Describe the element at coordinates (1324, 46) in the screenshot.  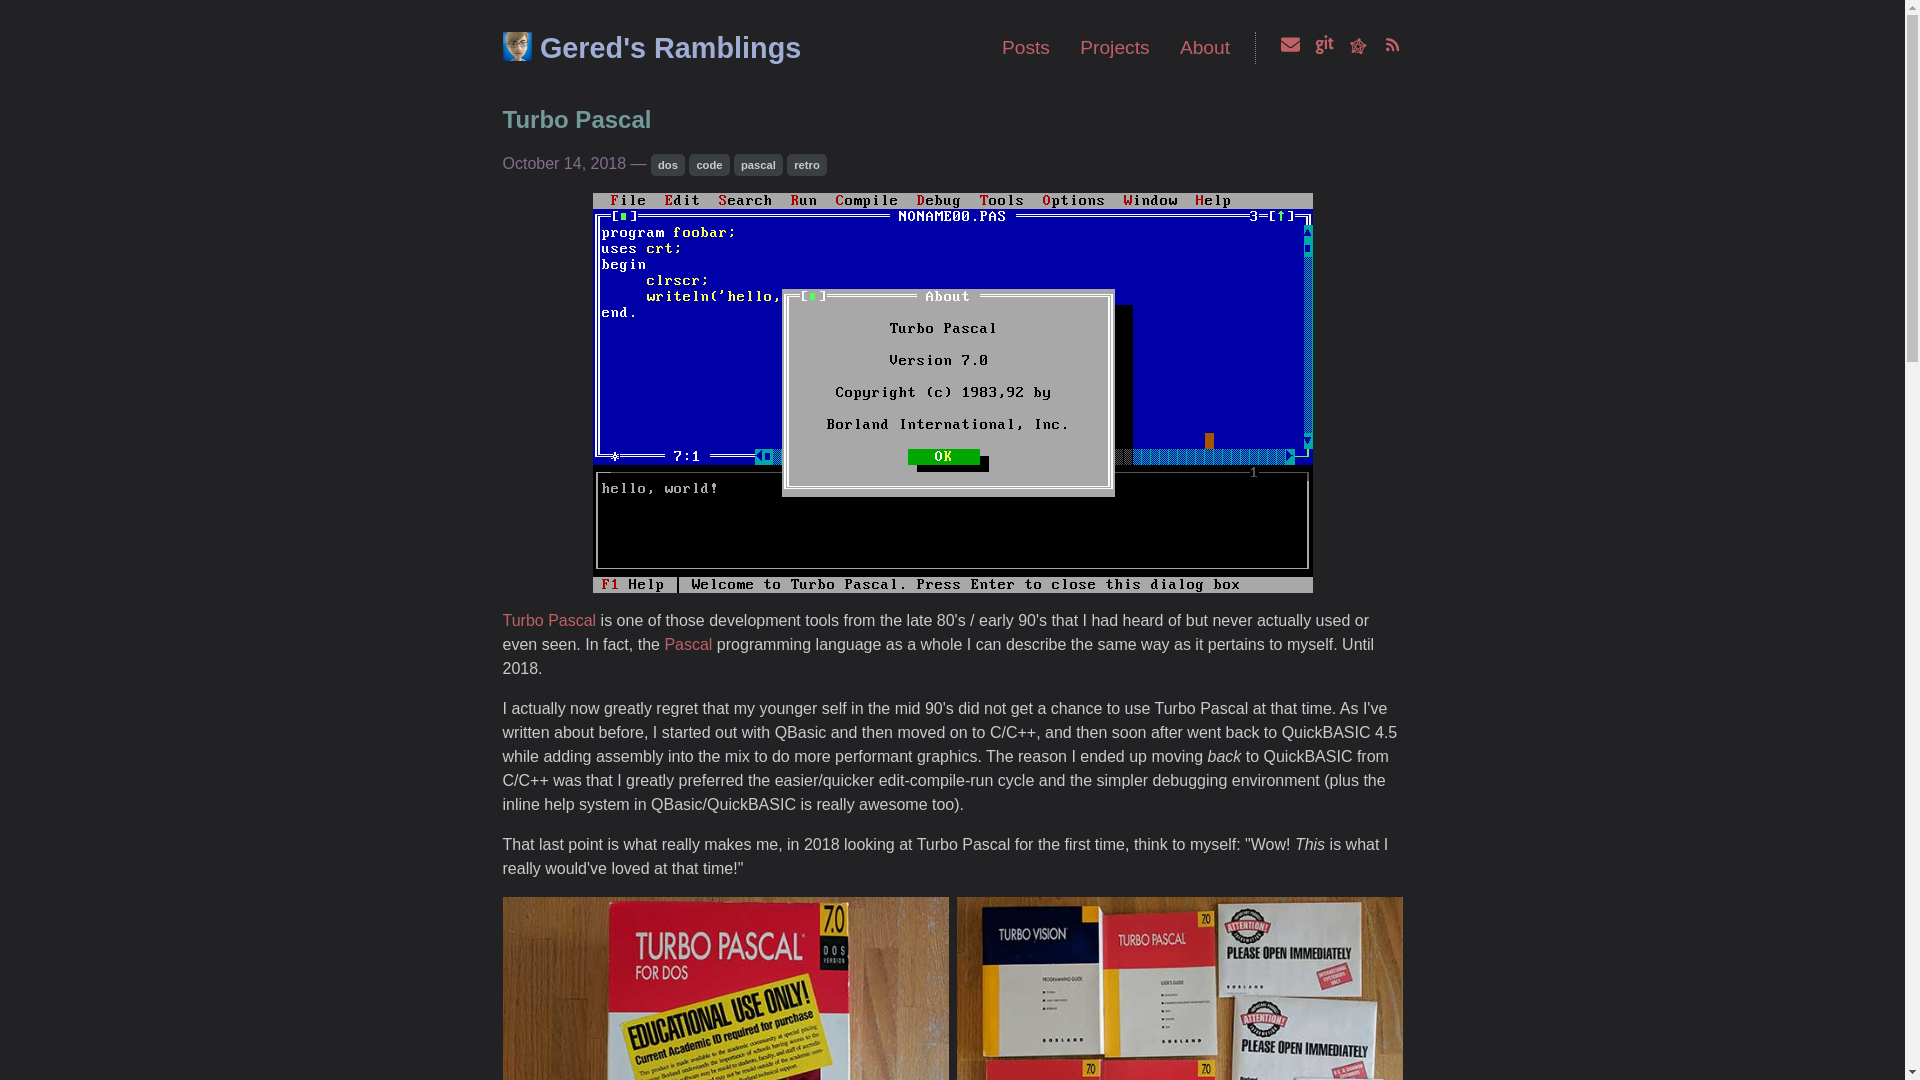
I see `'Git'` at that location.